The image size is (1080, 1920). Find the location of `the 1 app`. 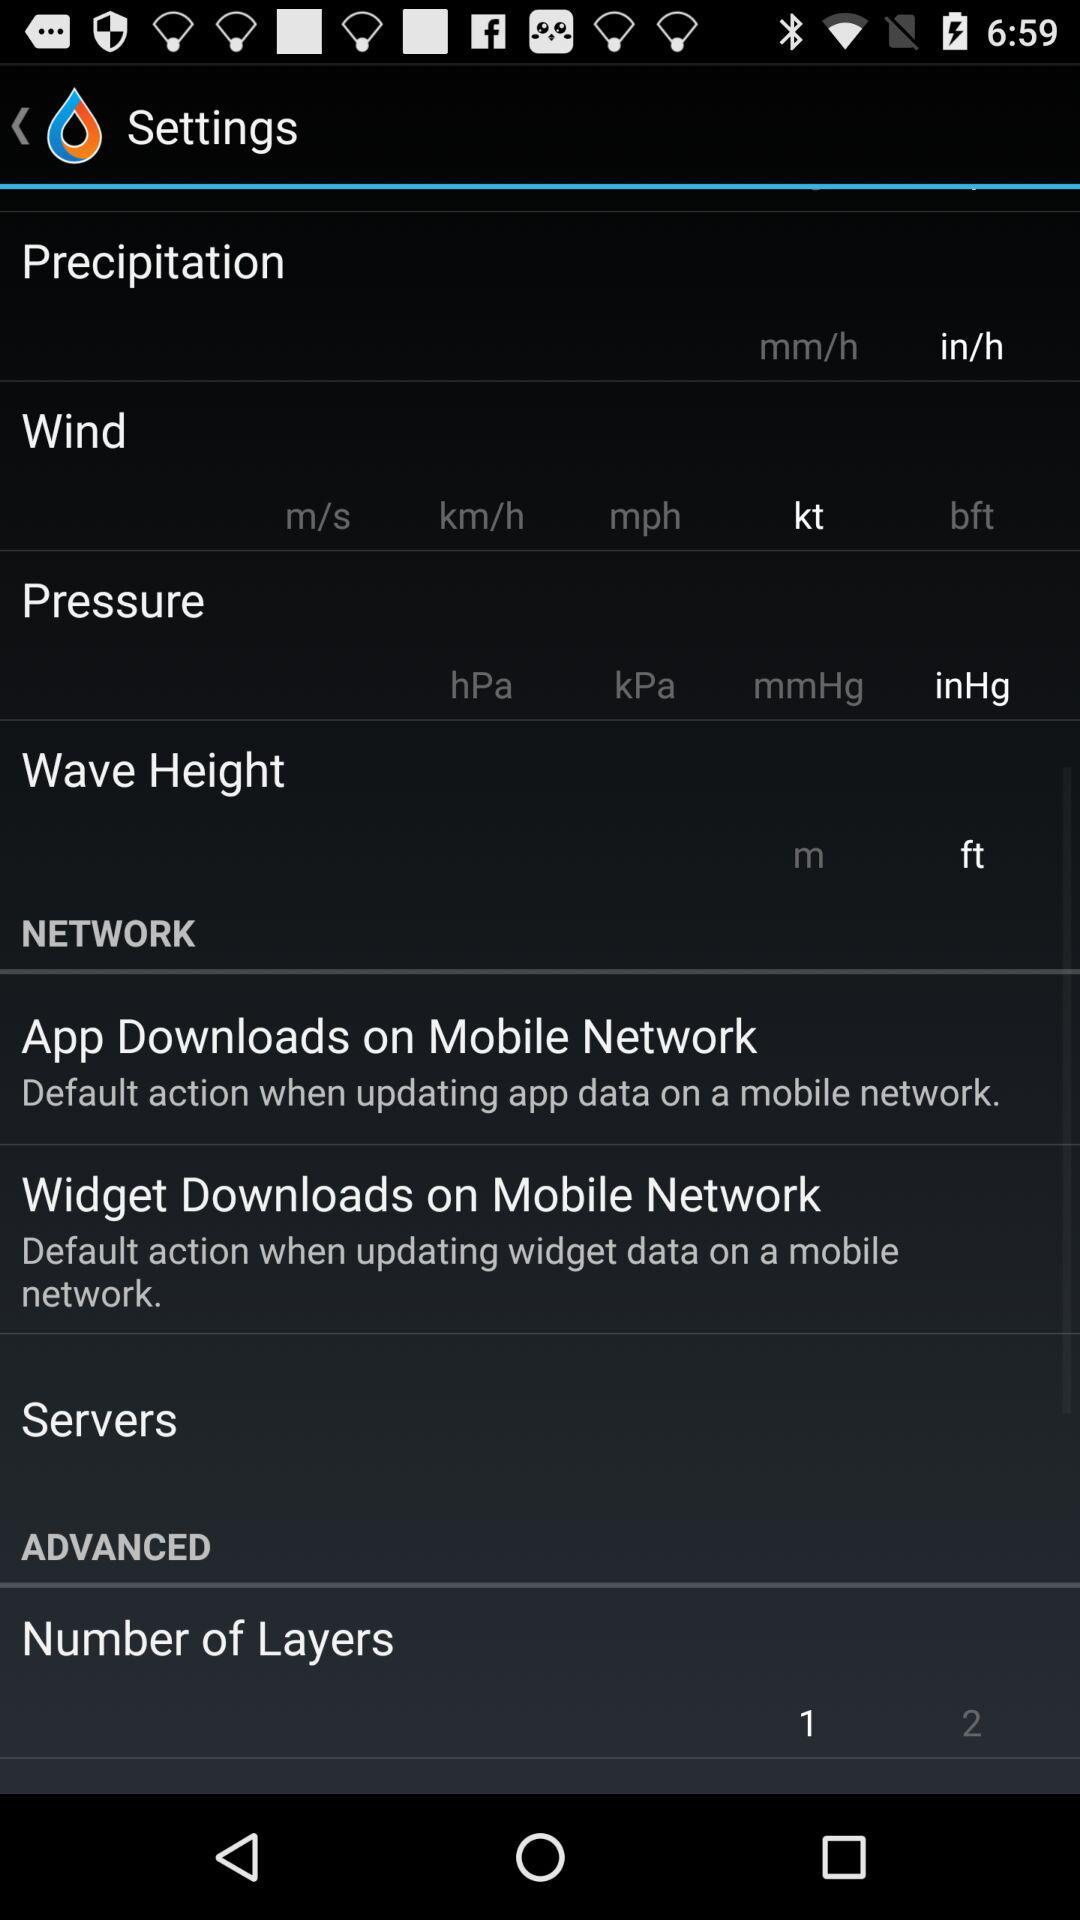

the 1 app is located at coordinates (807, 1721).